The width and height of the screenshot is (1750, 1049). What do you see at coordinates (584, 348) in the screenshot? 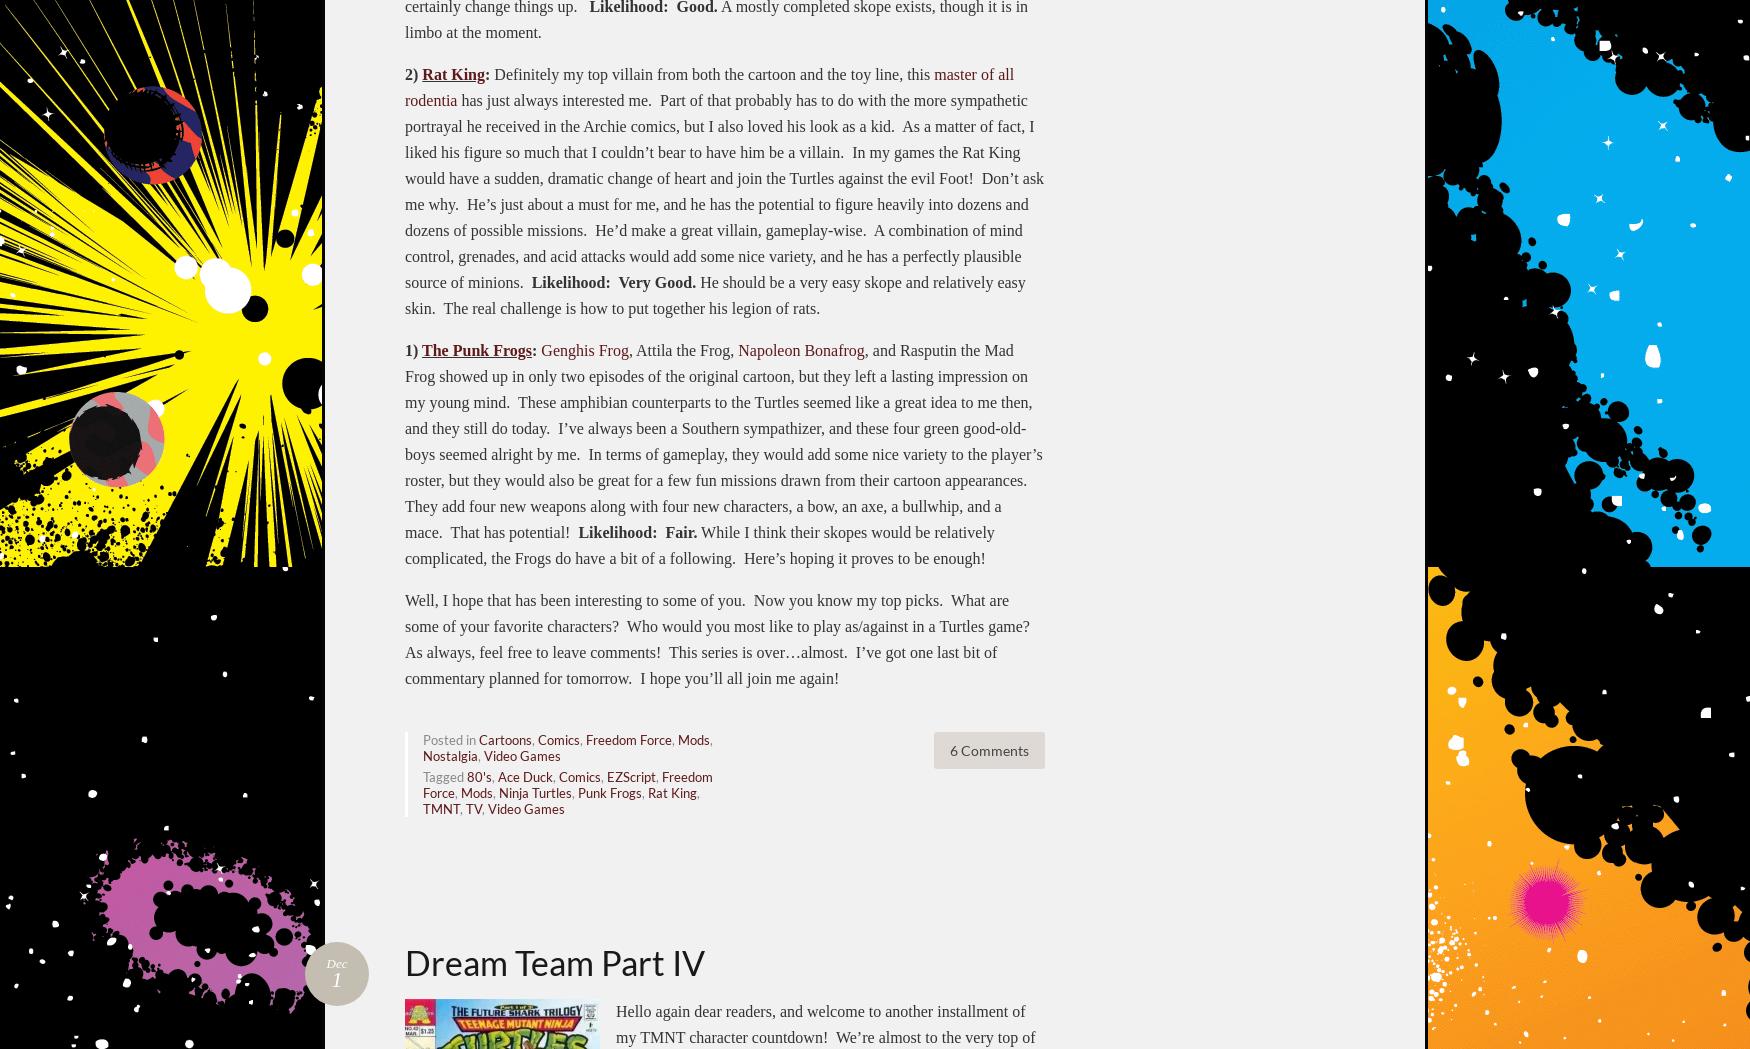
I see `'Genghis Frog'` at bounding box center [584, 348].